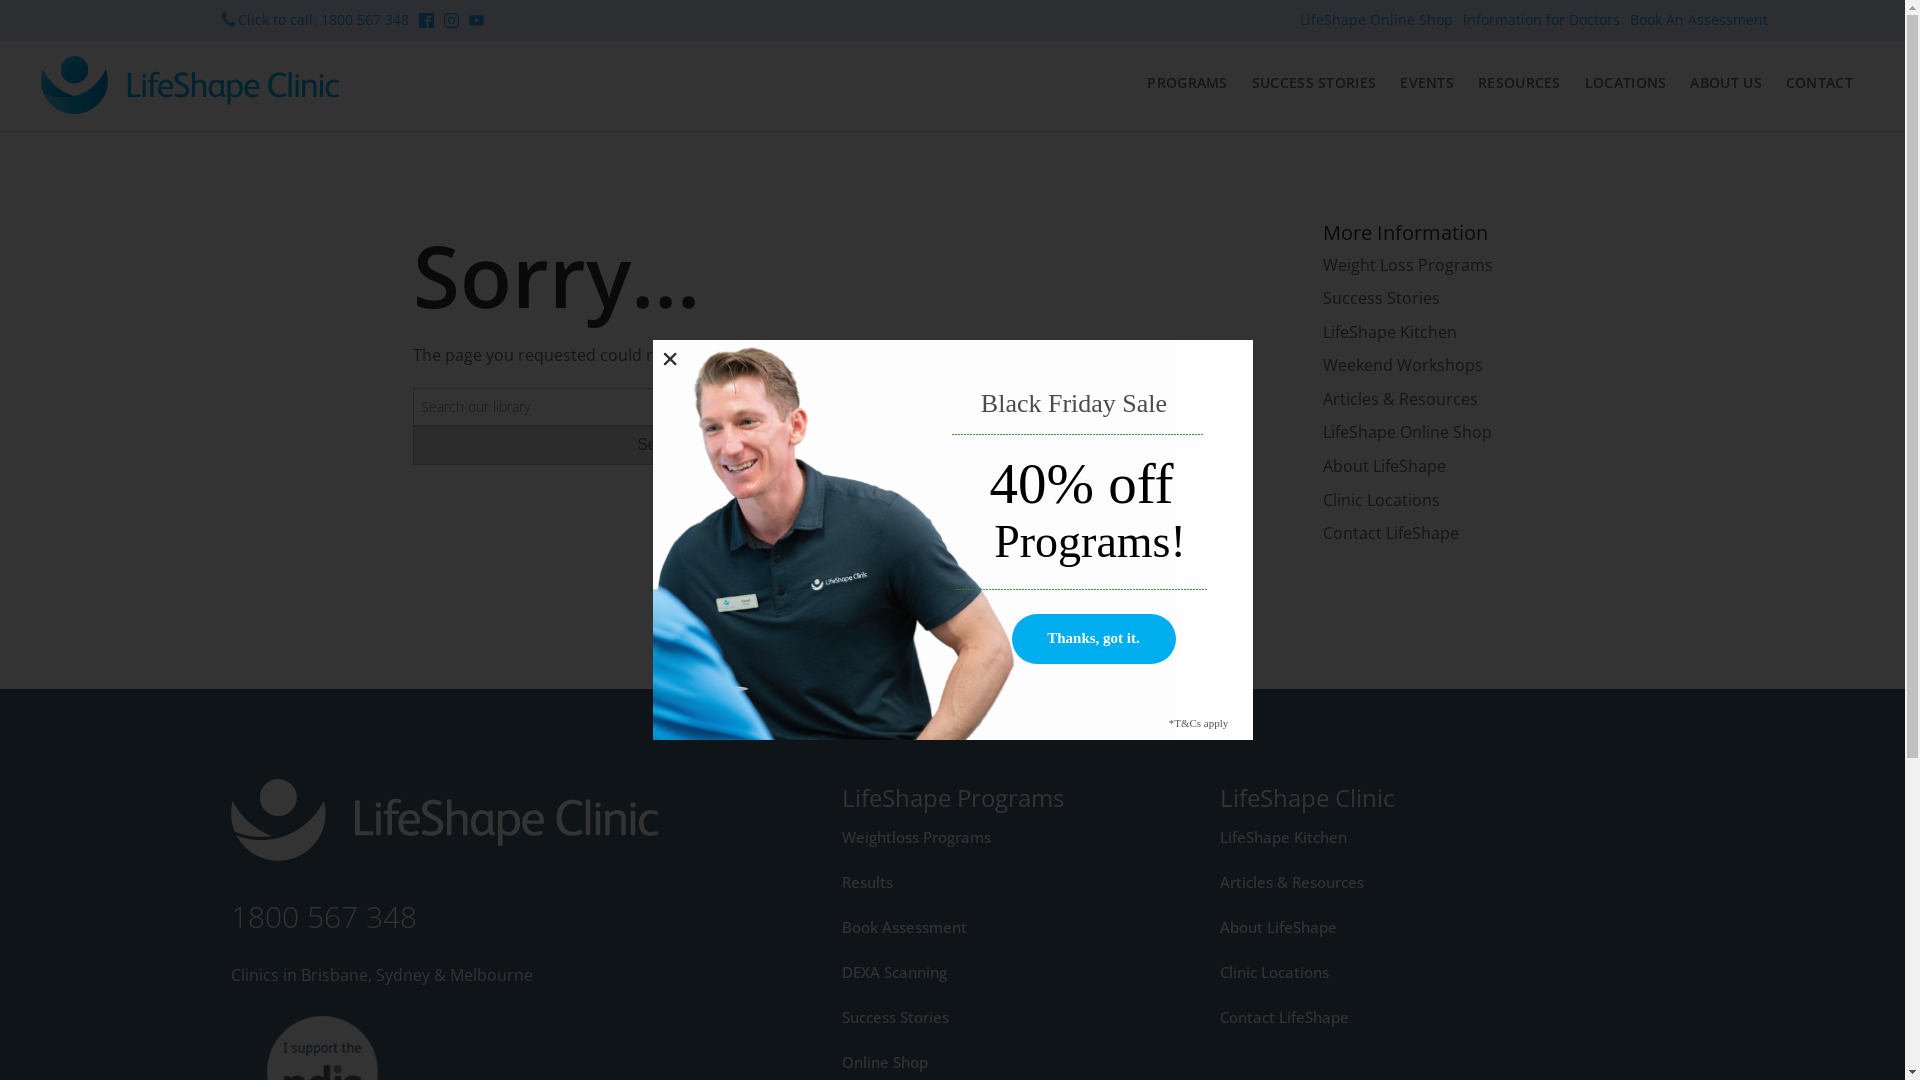 The height and width of the screenshot is (1080, 1920). I want to click on 'DEXA Scanning', so click(940, 971).